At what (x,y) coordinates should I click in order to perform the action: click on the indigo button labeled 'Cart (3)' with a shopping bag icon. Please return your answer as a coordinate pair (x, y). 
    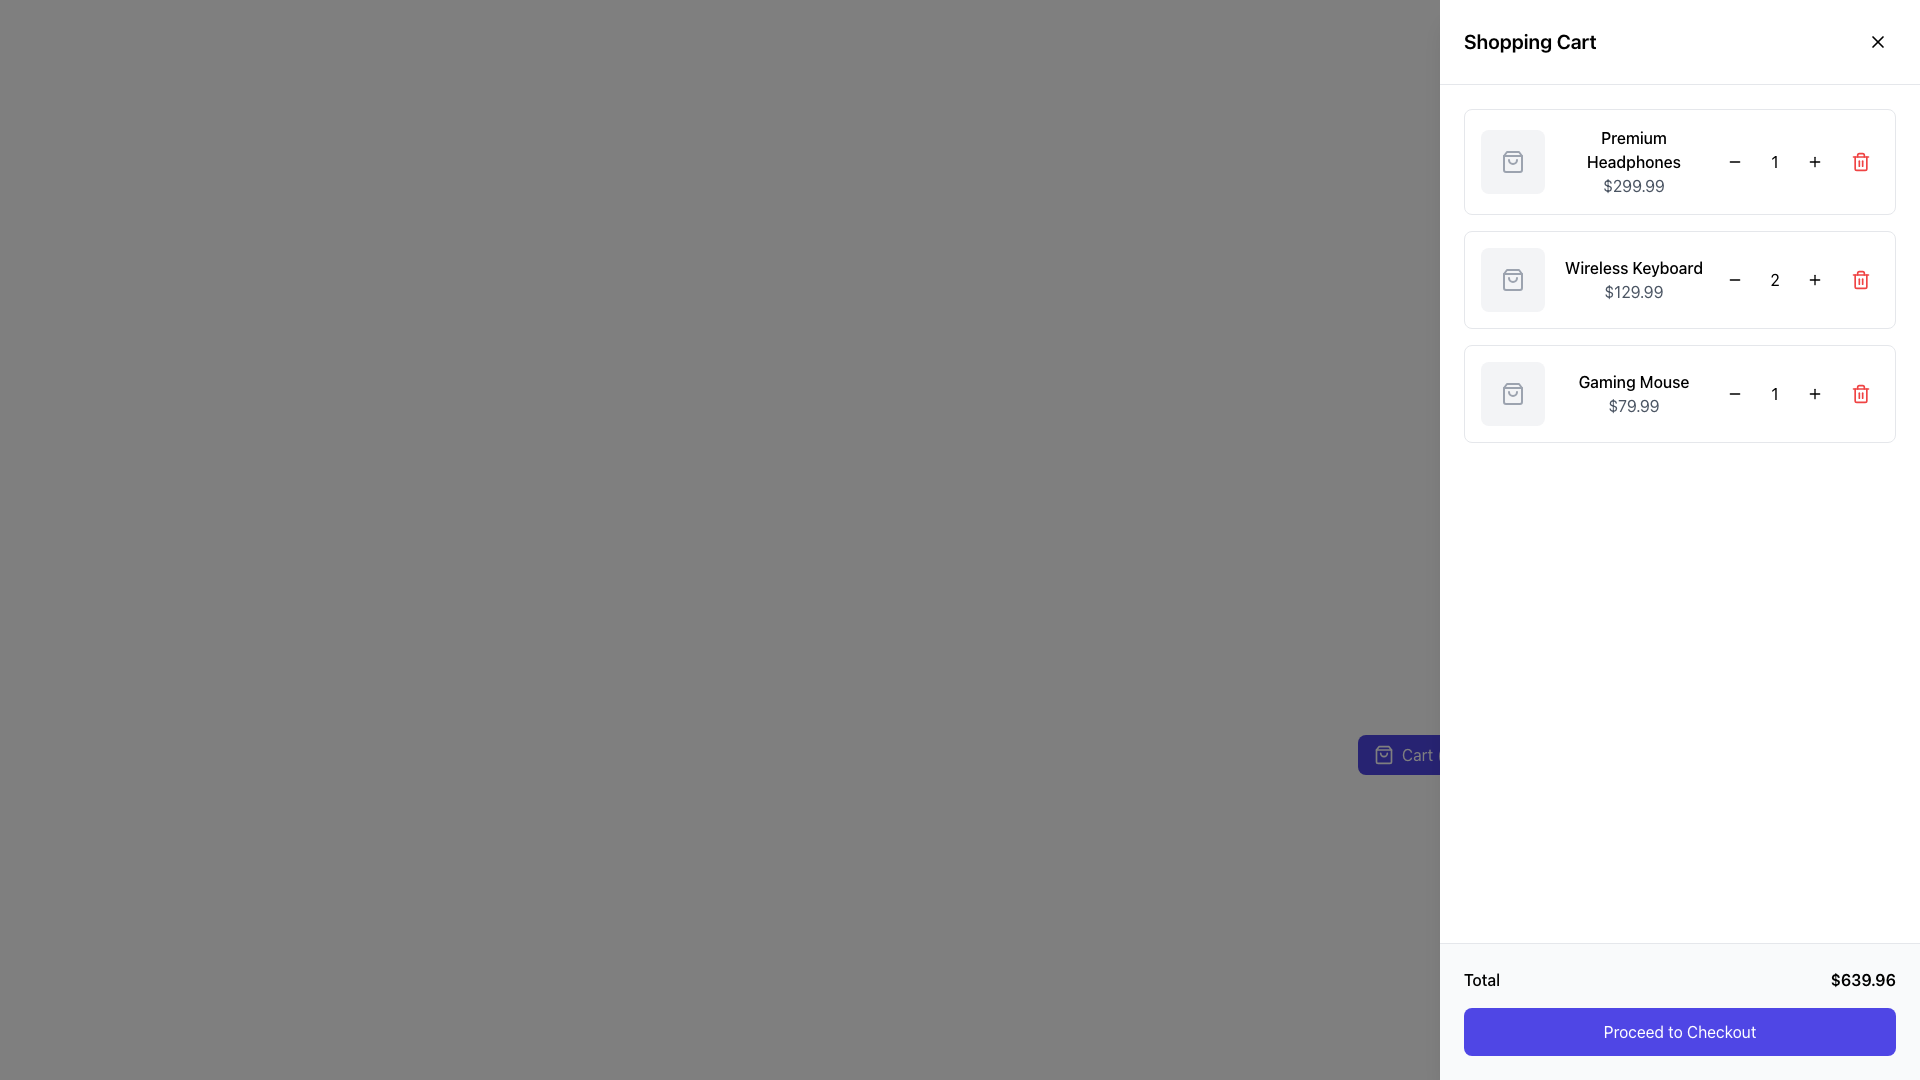
    Looking at the image, I should click on (1415, 755).